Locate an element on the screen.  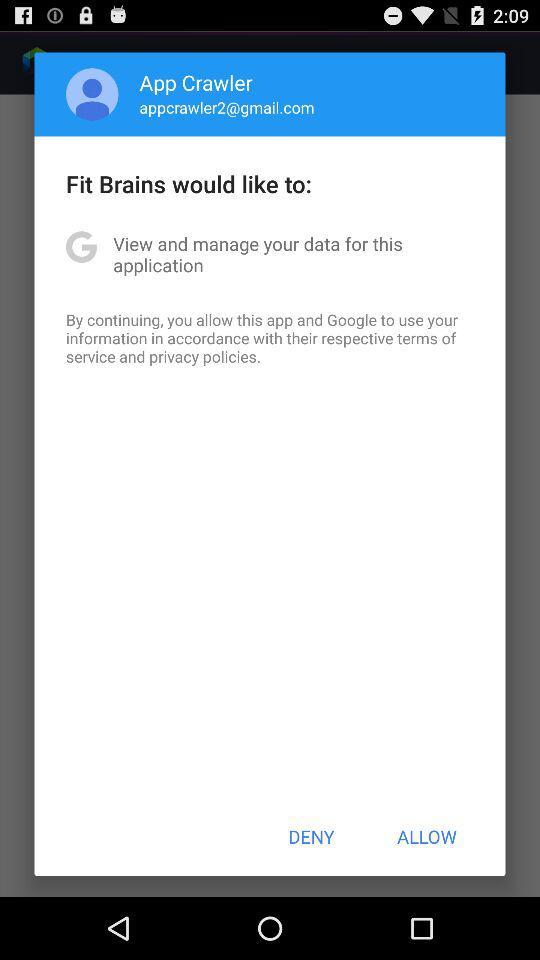
the appcrawler2@gmail.com icon is located at coordinates (226, 107).